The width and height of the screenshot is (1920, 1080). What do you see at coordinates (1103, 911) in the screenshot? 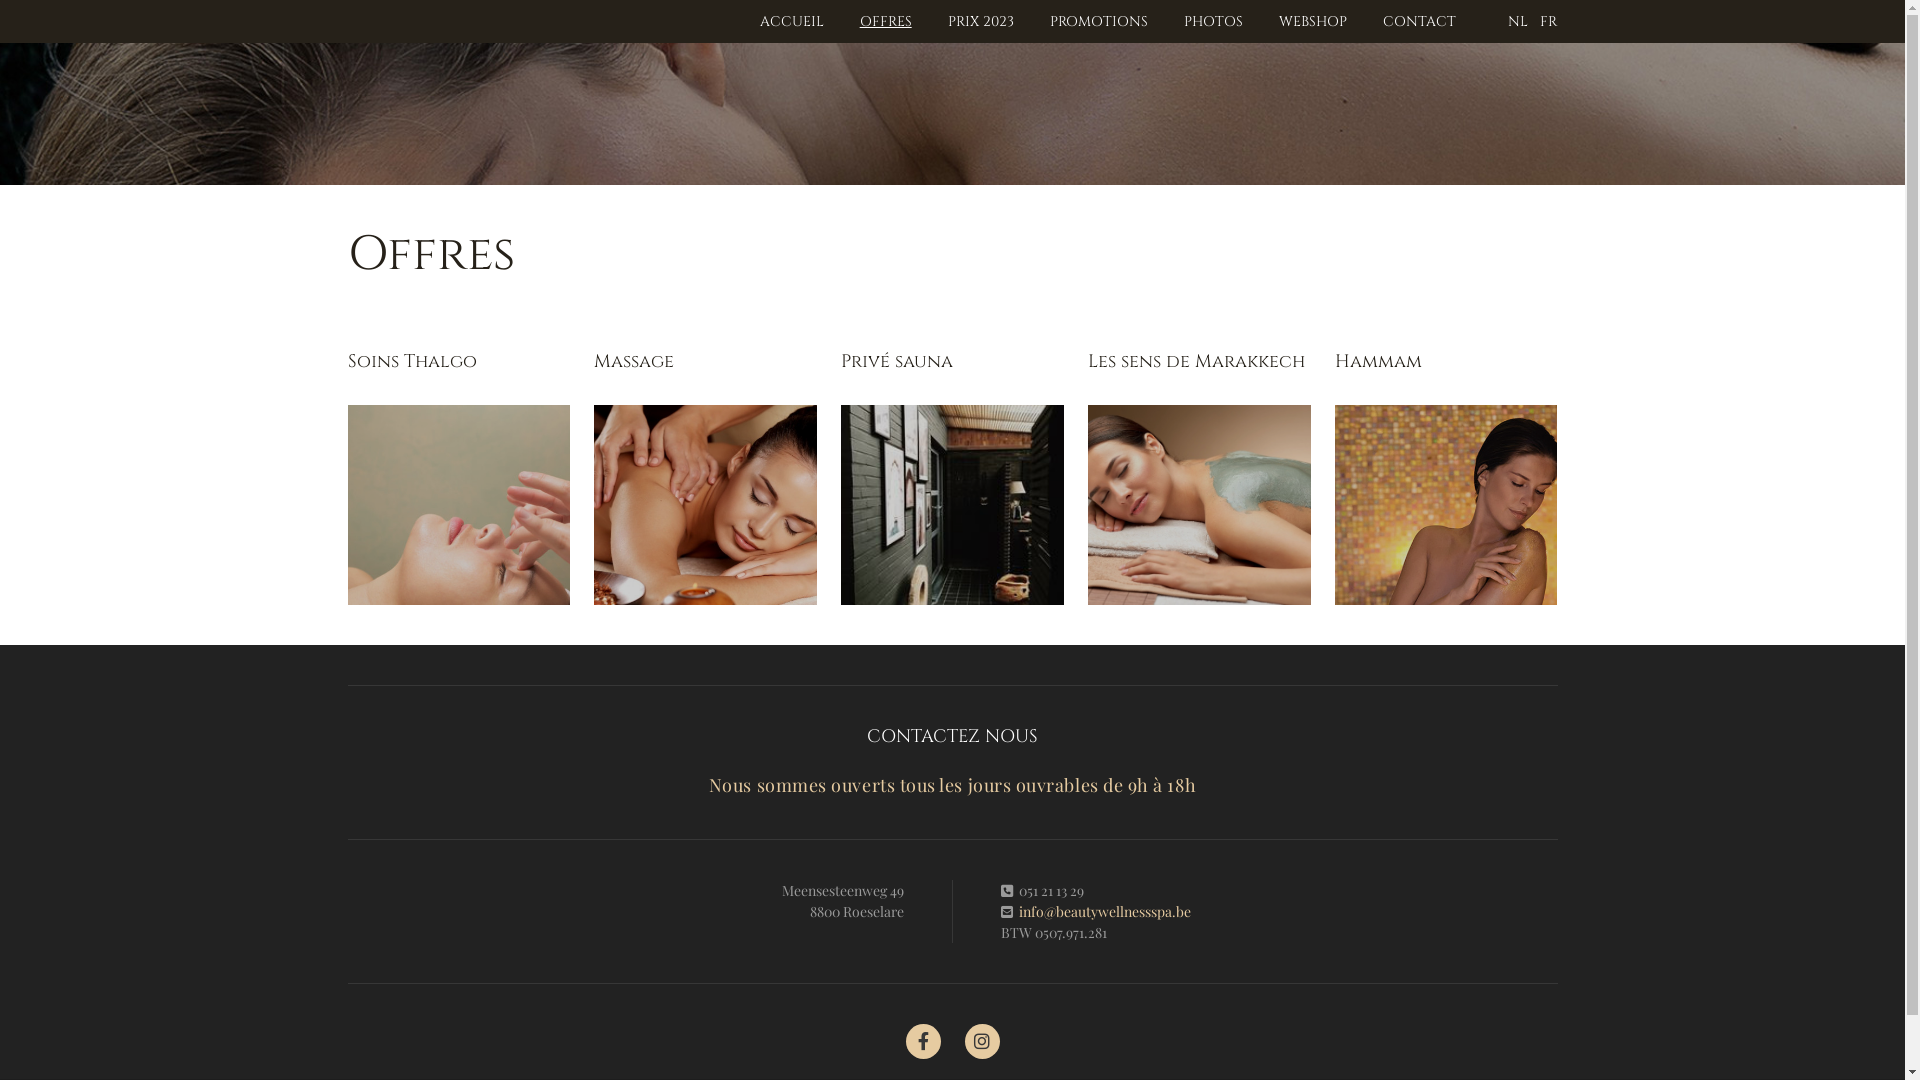
I see `'info@beautywellnessspa.be'` at bounding box center [1103, 911].